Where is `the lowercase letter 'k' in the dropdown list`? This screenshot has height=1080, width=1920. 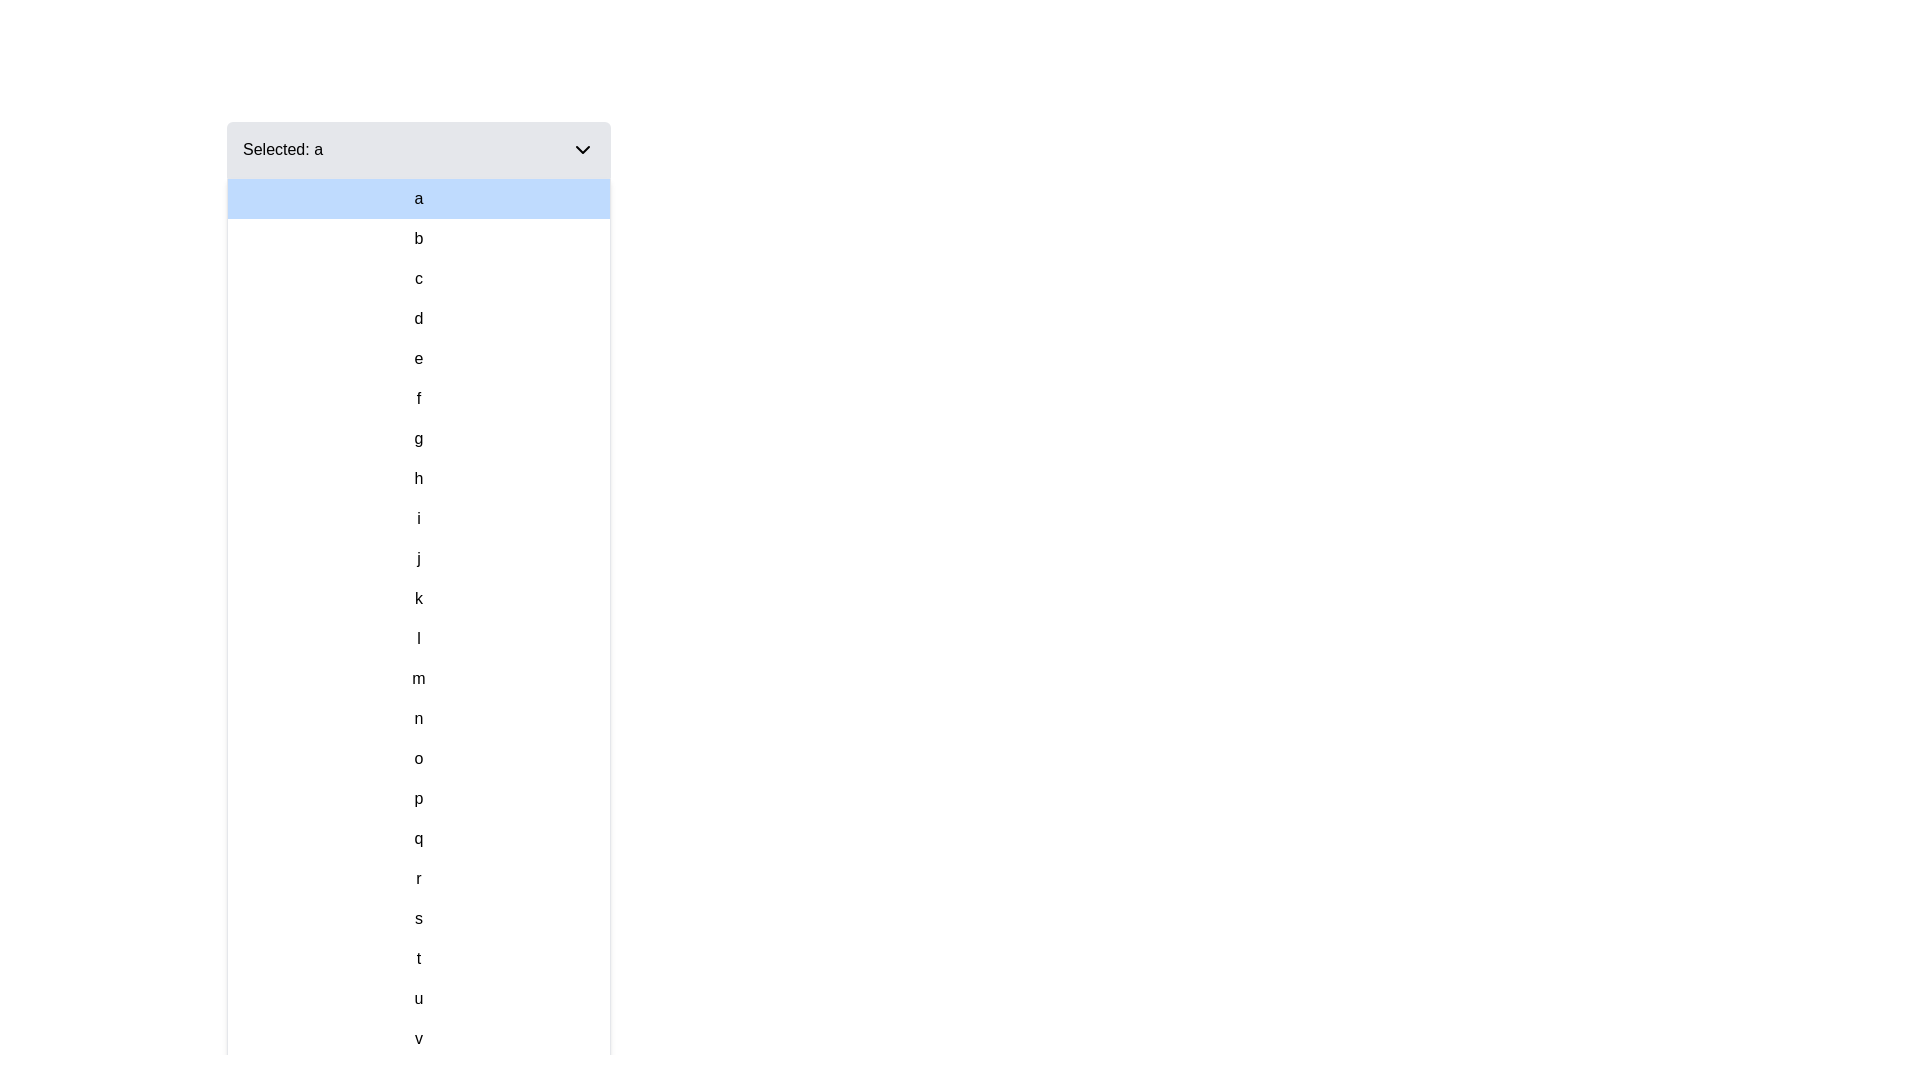
the lowercase letter 'k' in the dropdown list is located at coordinates (417, 597).